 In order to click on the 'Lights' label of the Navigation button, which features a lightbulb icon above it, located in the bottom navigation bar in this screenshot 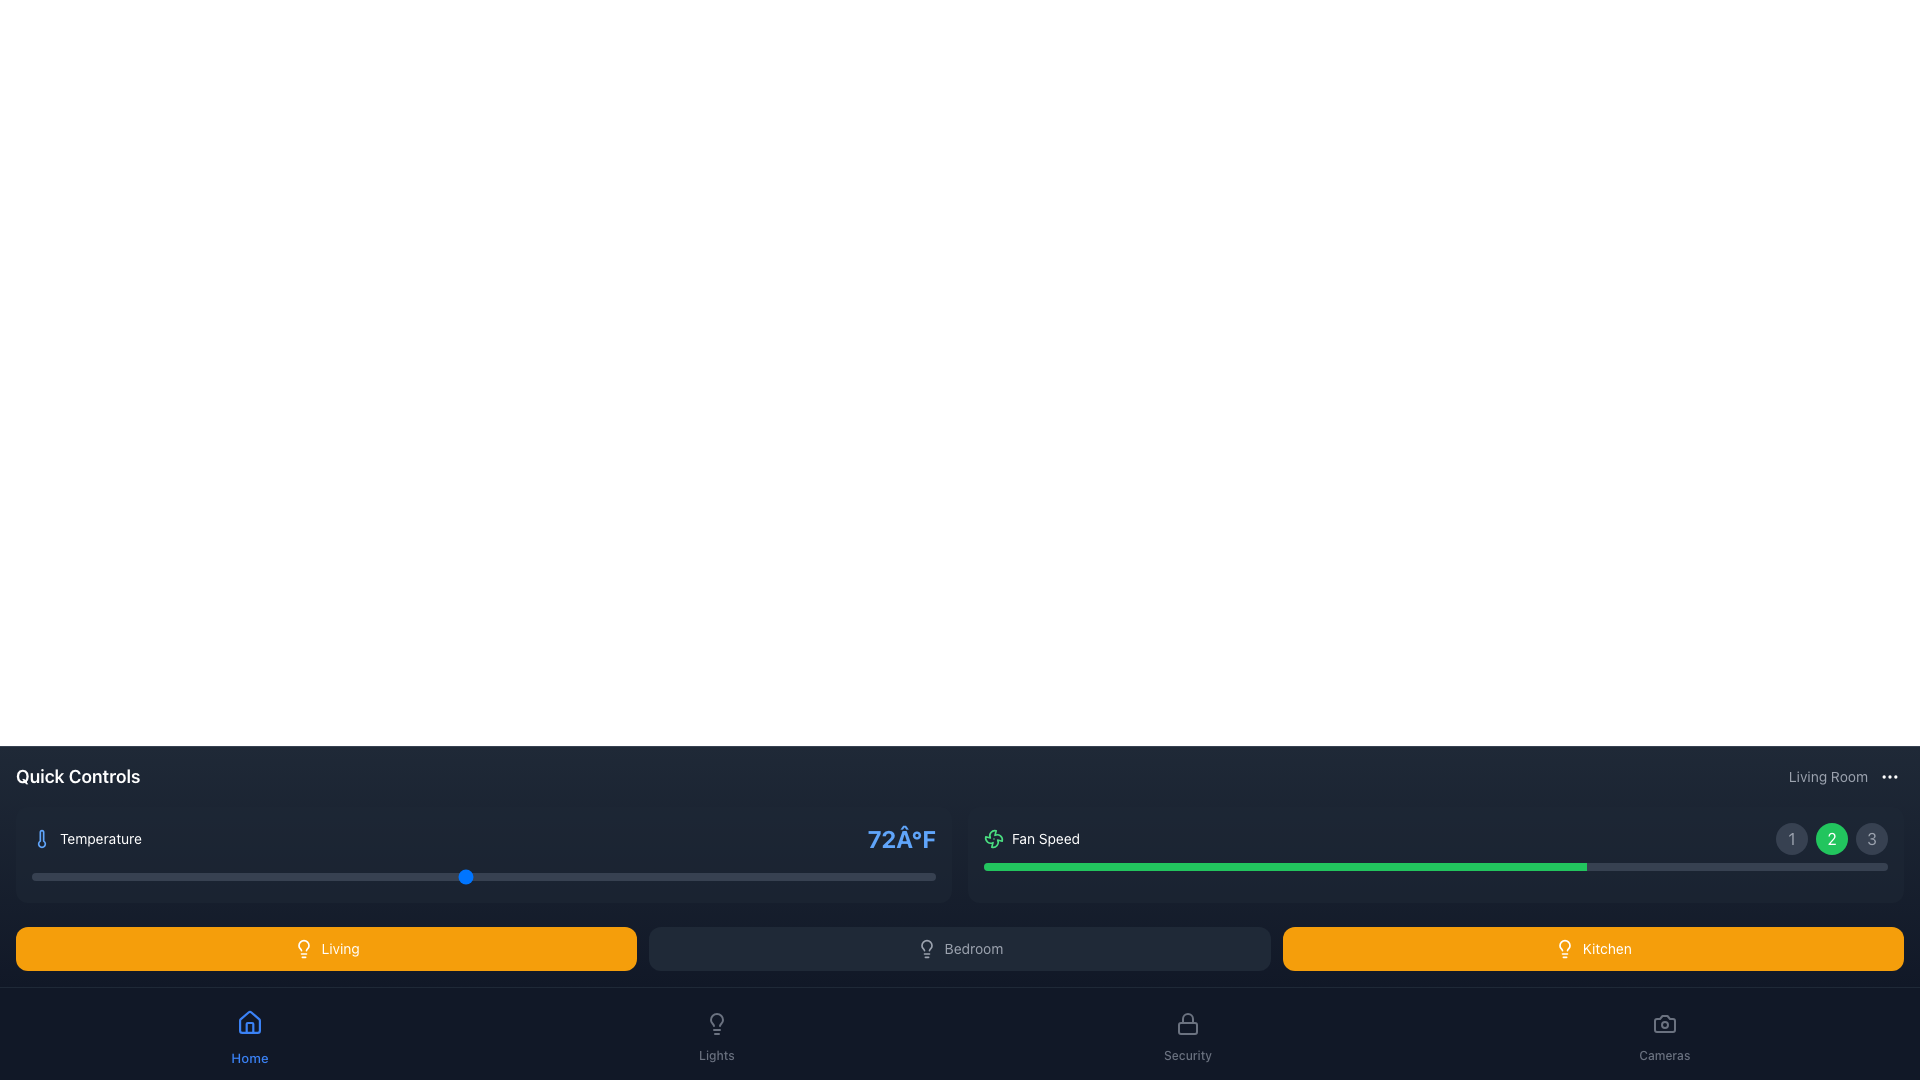, I will do `click(716, 1033)`.